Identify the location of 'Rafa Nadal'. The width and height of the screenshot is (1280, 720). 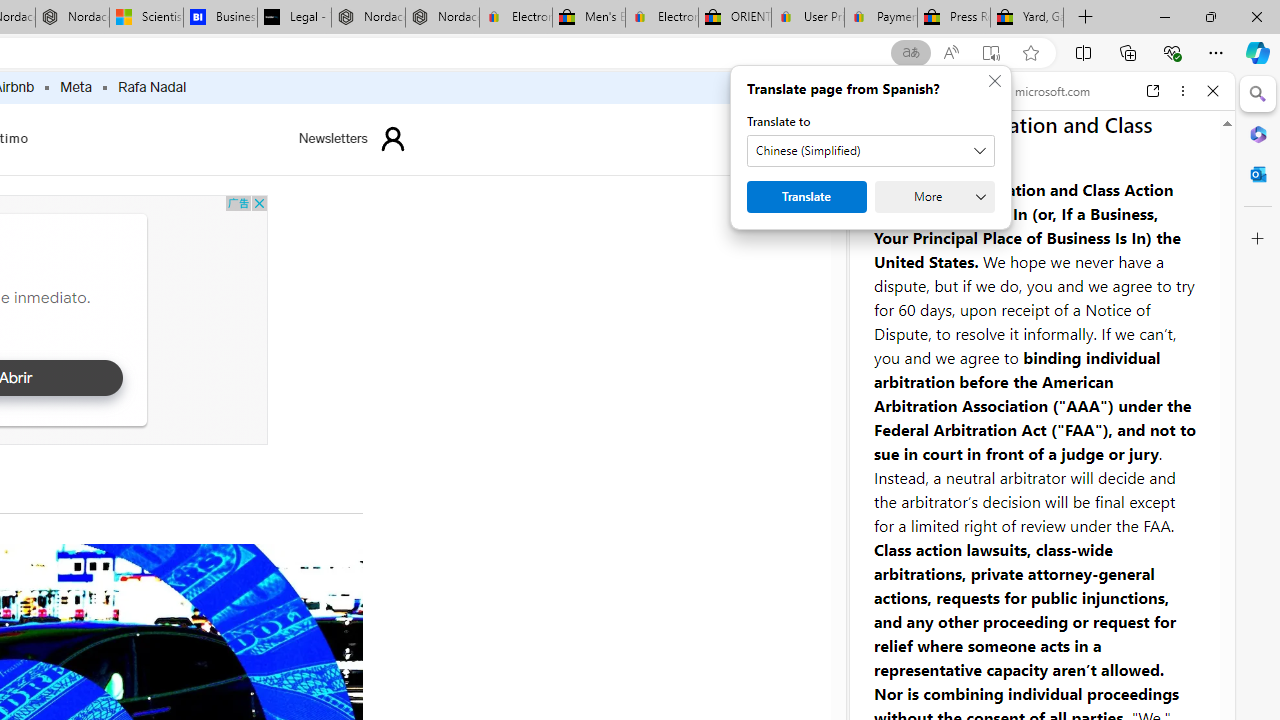
(151, 87).